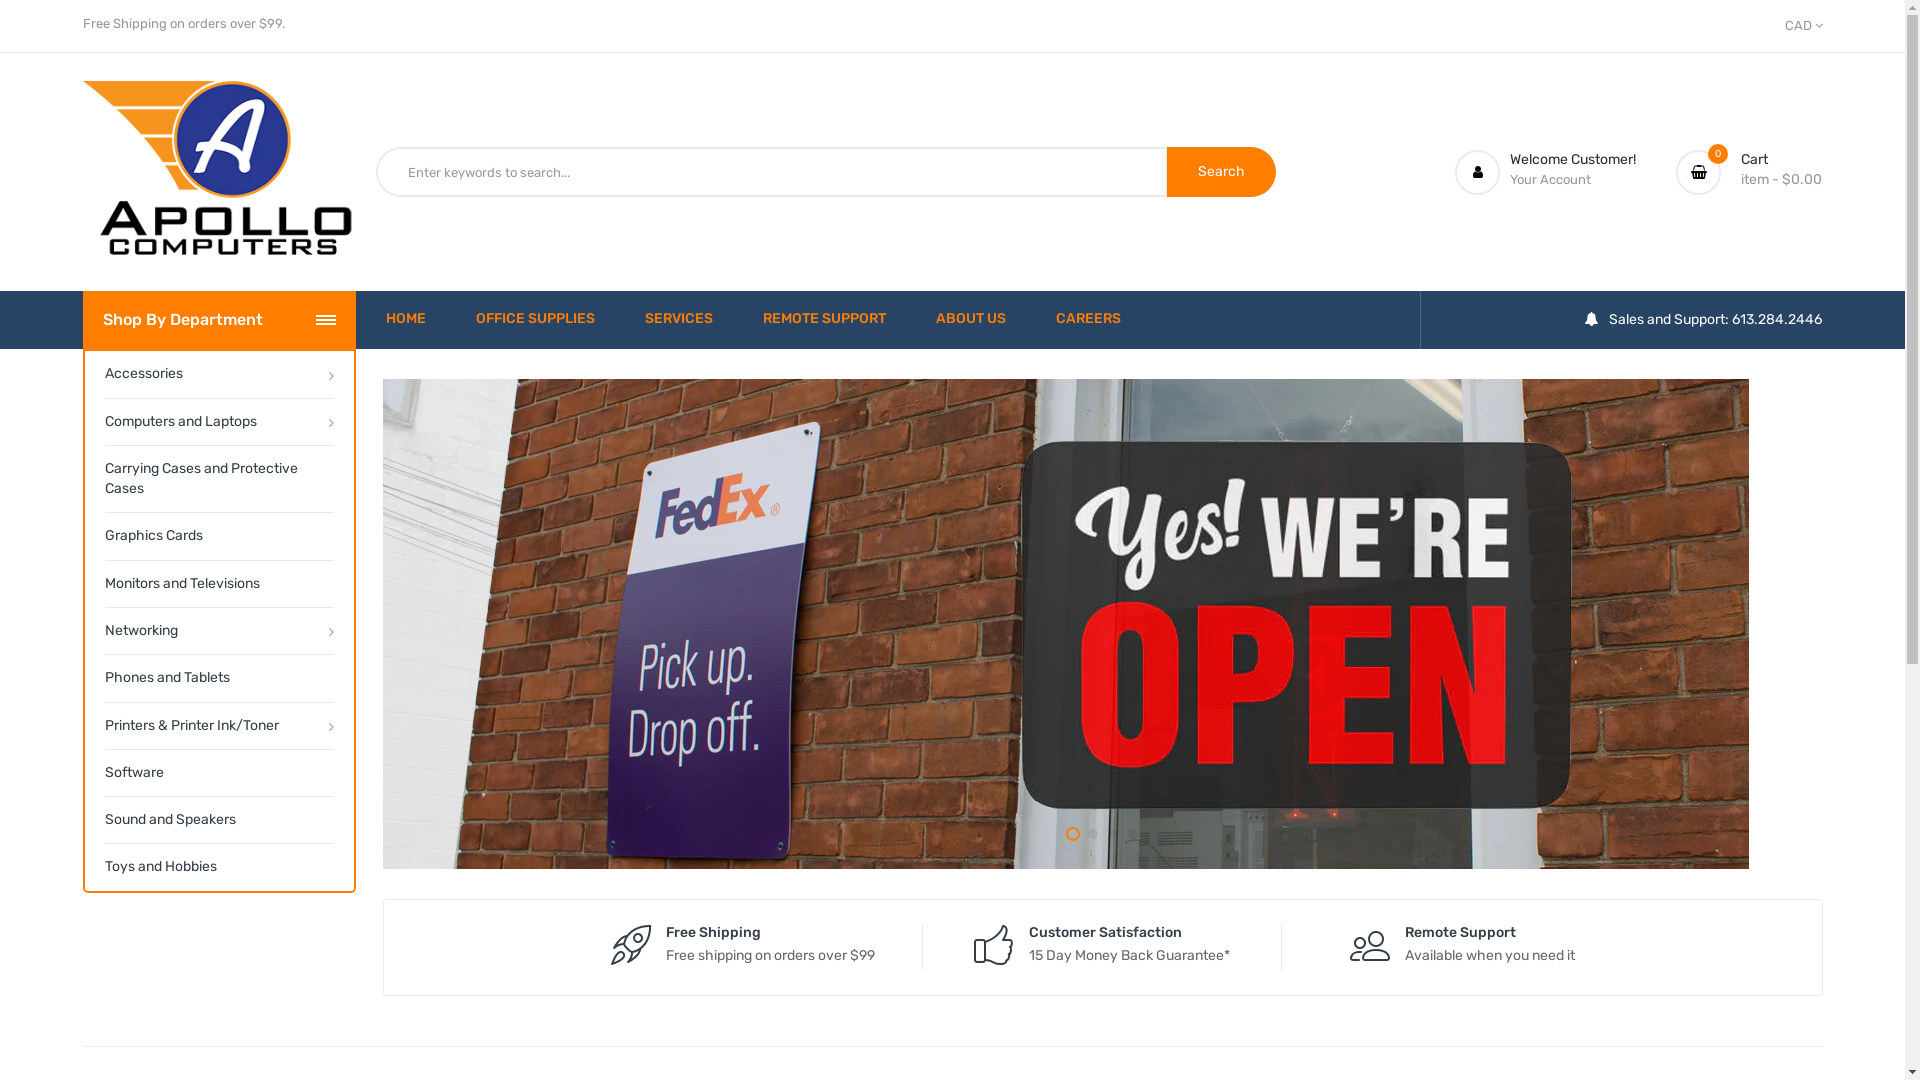 The image size is (1920, 1080). Describe the element at coordinates (1087, 318) in the screenshot. I see `'CAREERS'` at that location.